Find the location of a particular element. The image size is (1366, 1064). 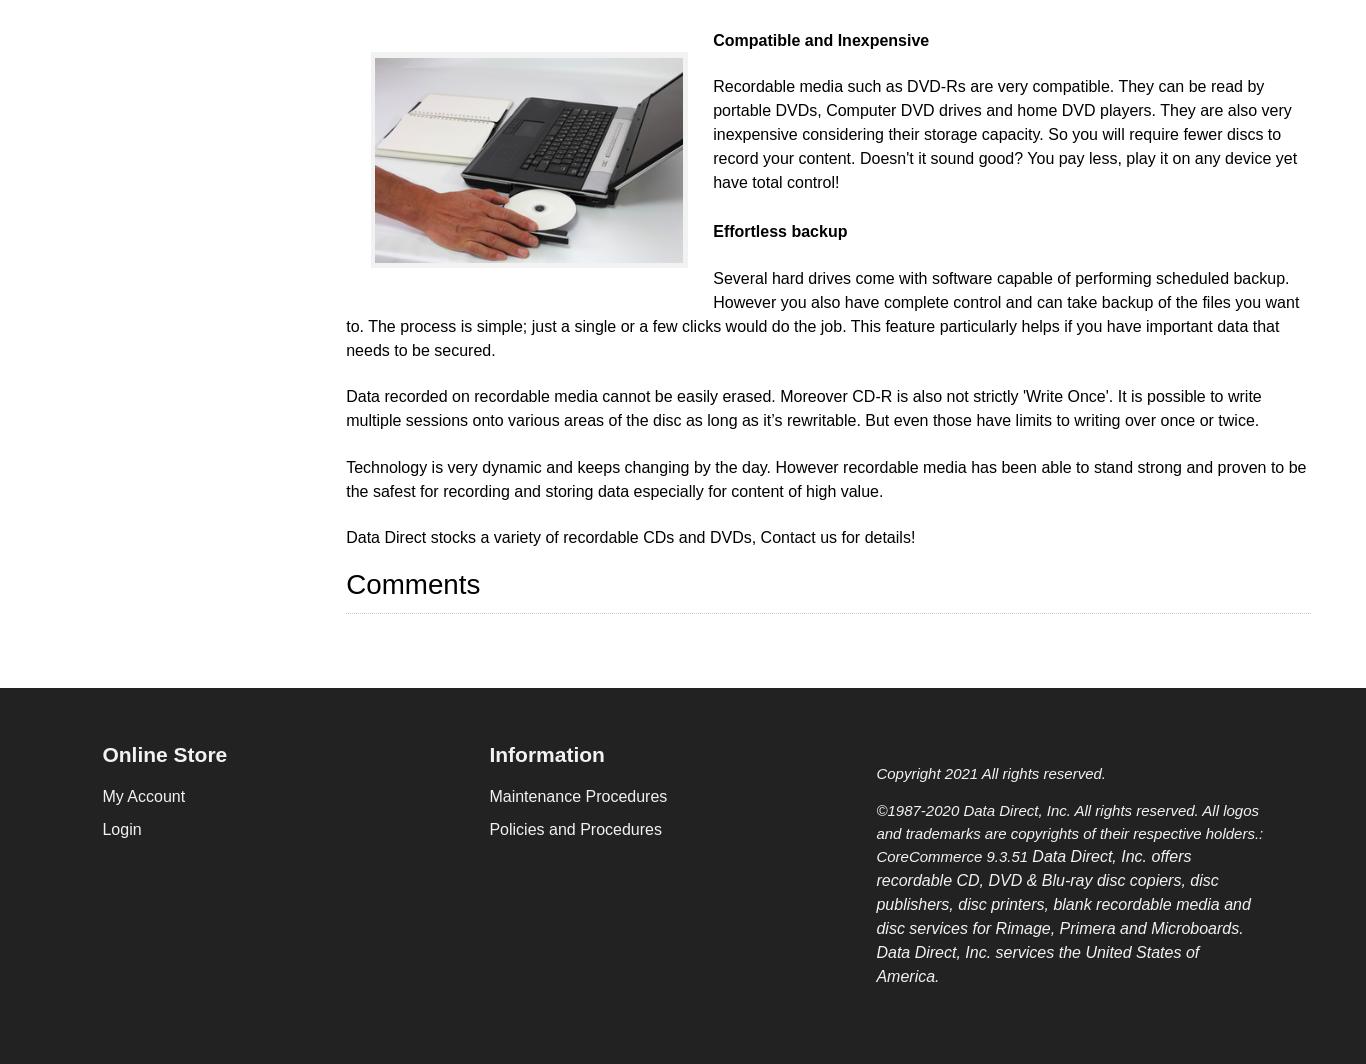

'Maintenance Procedures' is located at coordinates (576, 796).